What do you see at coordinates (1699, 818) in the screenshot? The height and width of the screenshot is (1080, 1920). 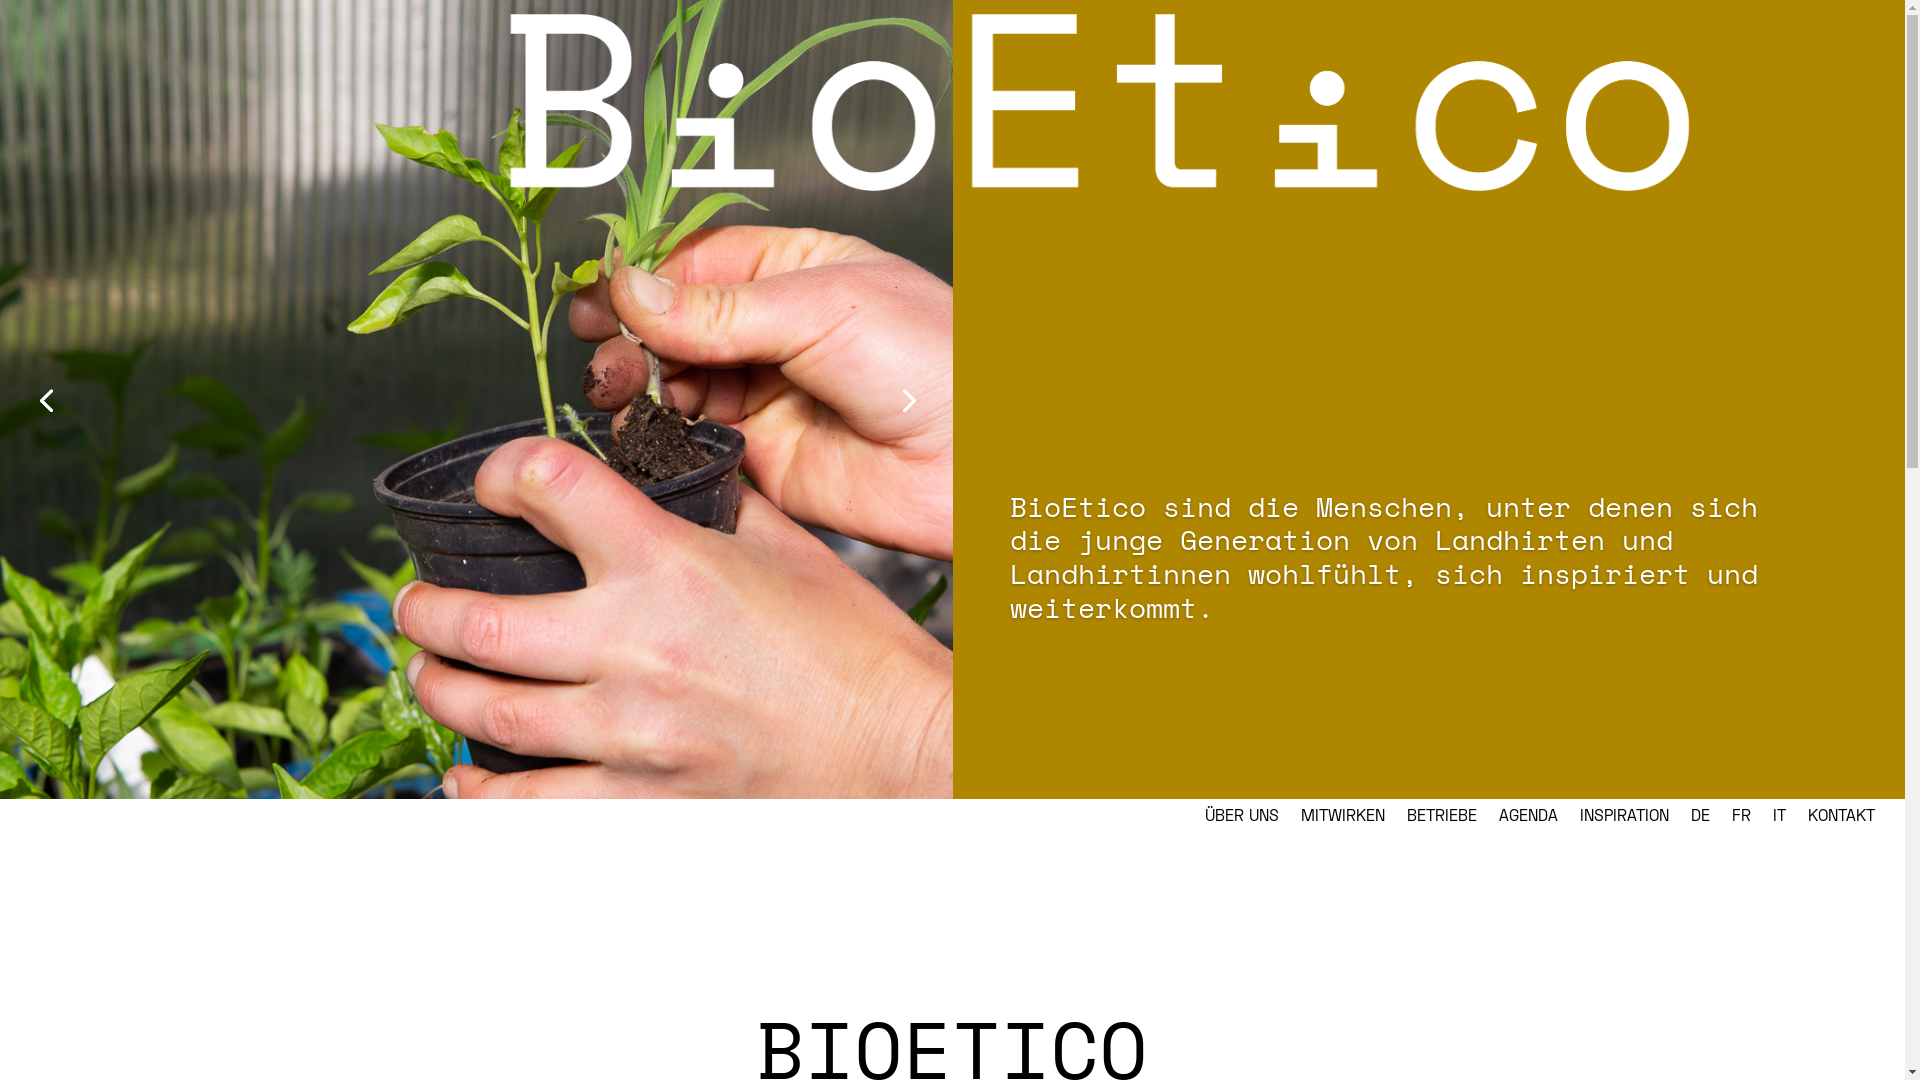 I see `'DE'` at bounding box center [1699, 818].